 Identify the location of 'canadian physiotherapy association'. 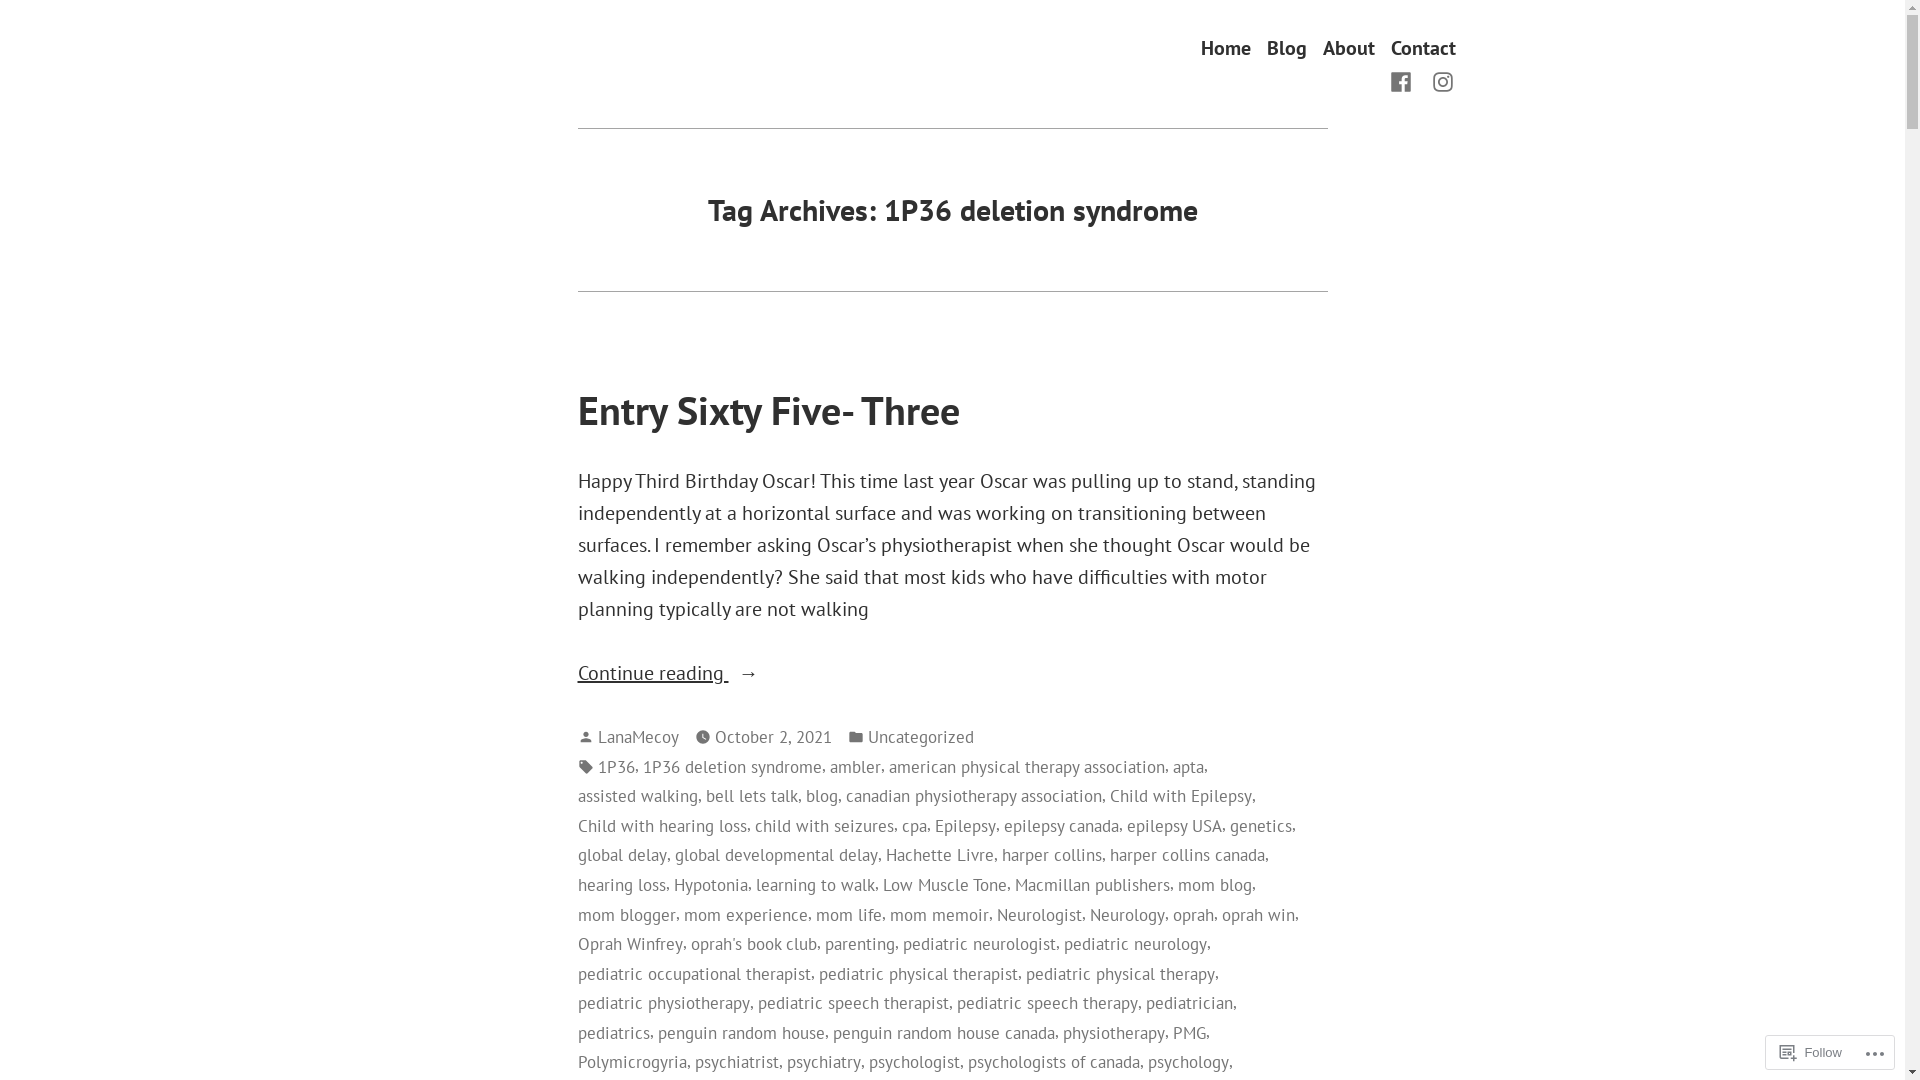
(974, 794).